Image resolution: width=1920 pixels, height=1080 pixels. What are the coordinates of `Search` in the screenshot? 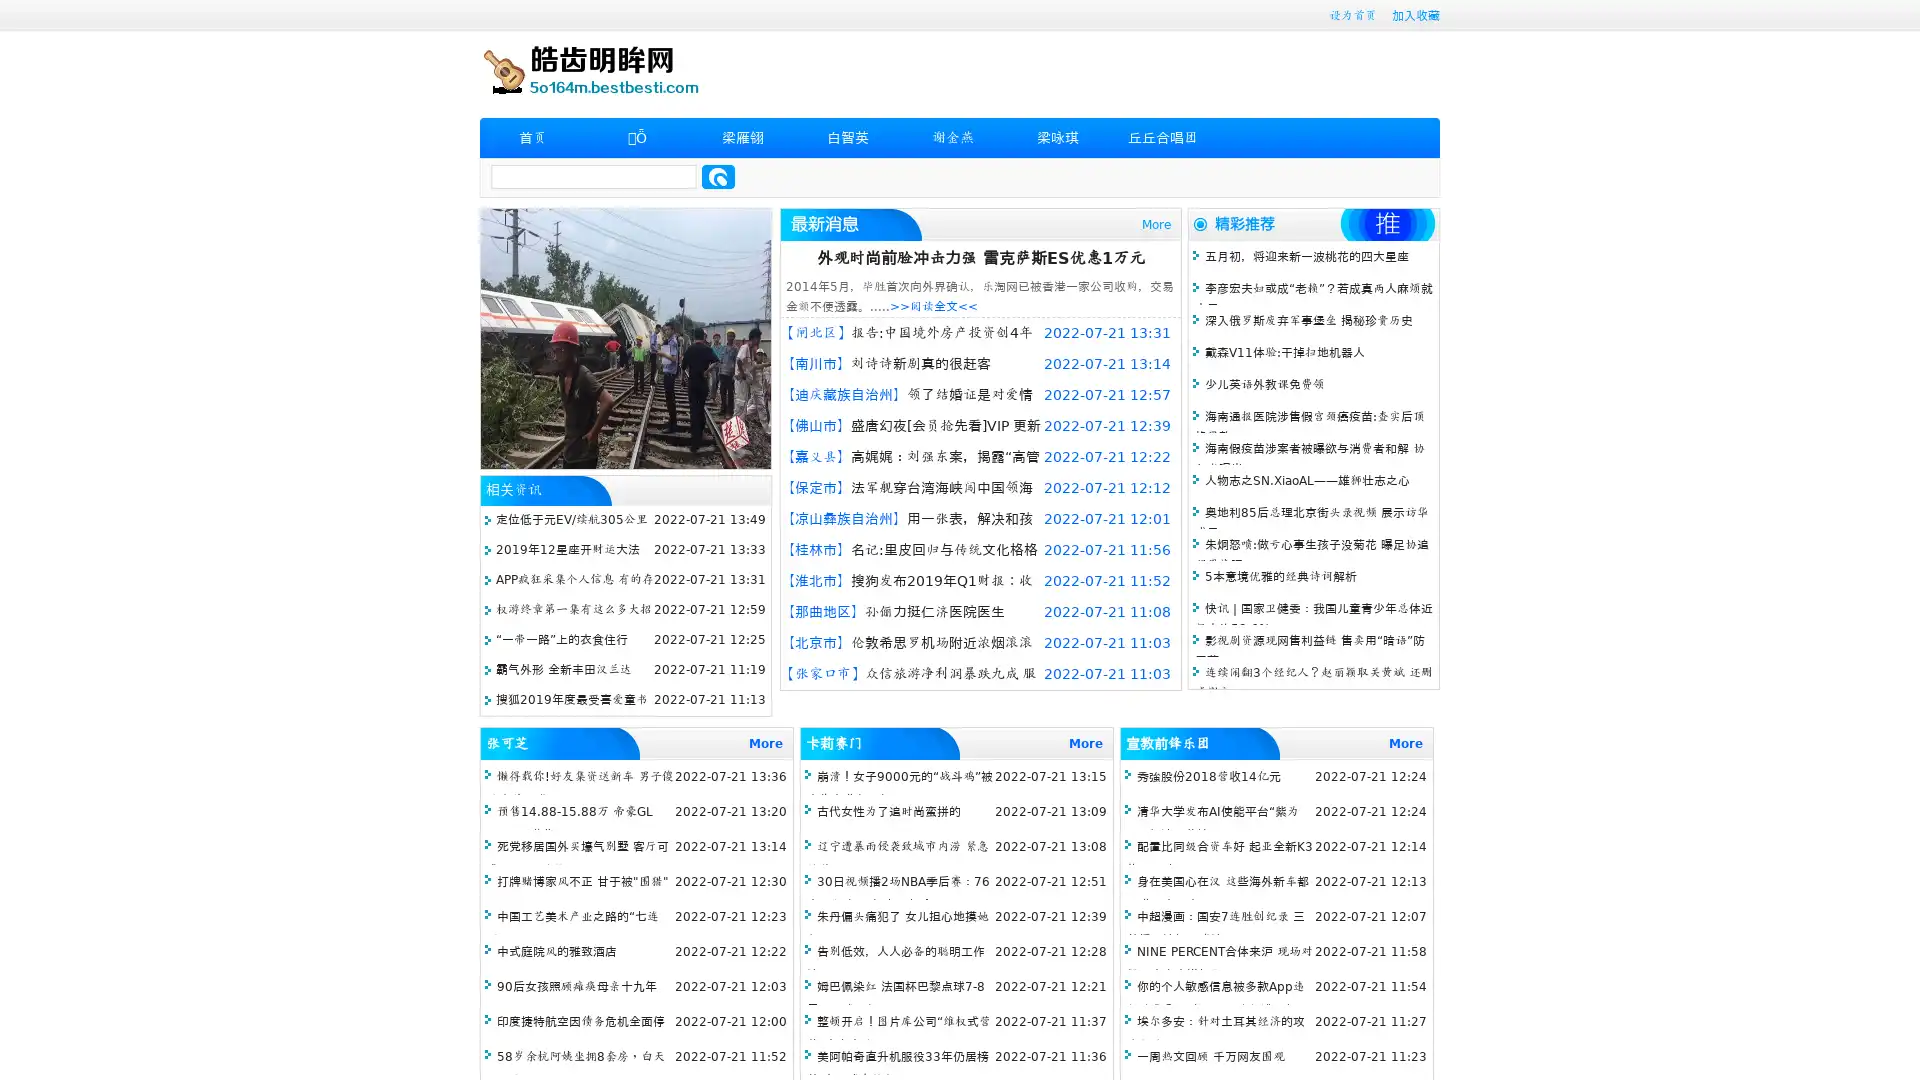 It's located at (718, 176).